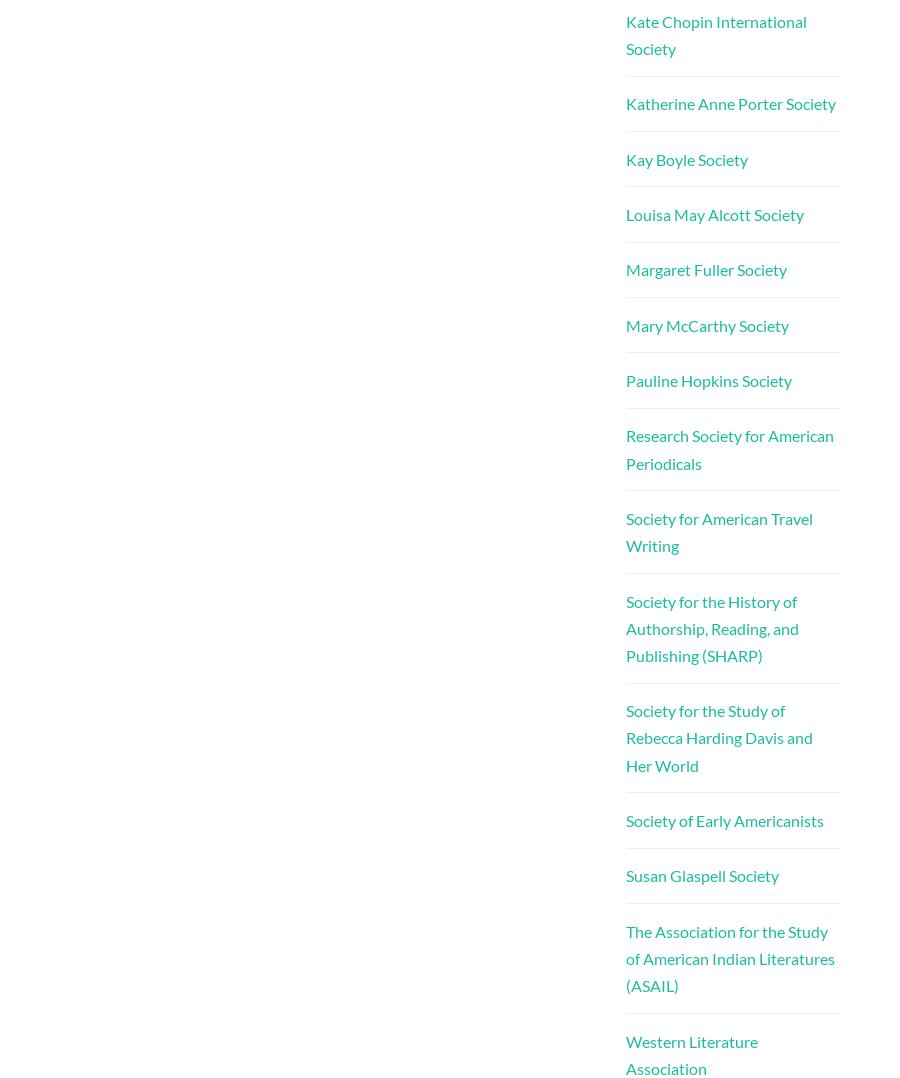 This screenshot has height=1078, width=900. I want to click on 'Society for the History of Authorship, Reading, and Publishing (SHARP)', so click(710, 626).